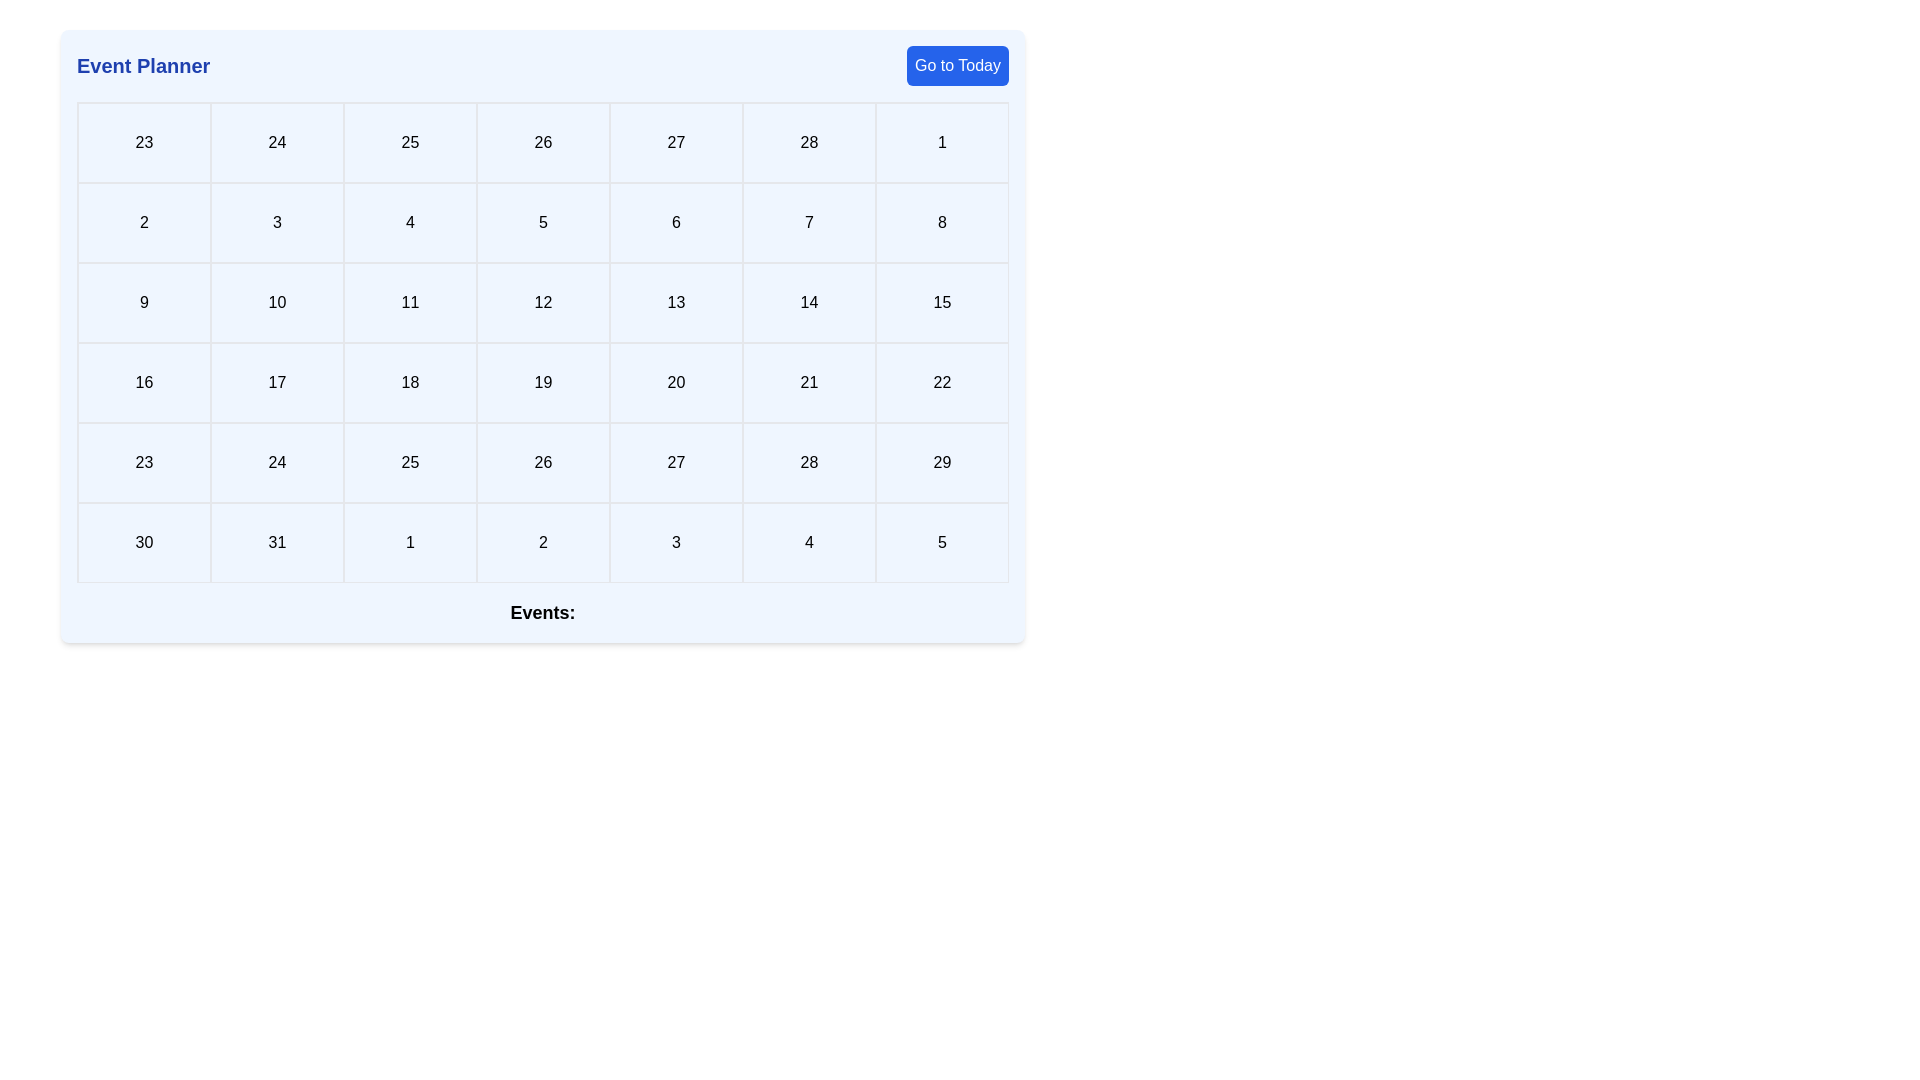 This screenshot has height=1080, width=1920. Describe the element at coordinates (676, 303) in the screenshot. I see `the Calendar Day Cell displaying number '13'` at that location.